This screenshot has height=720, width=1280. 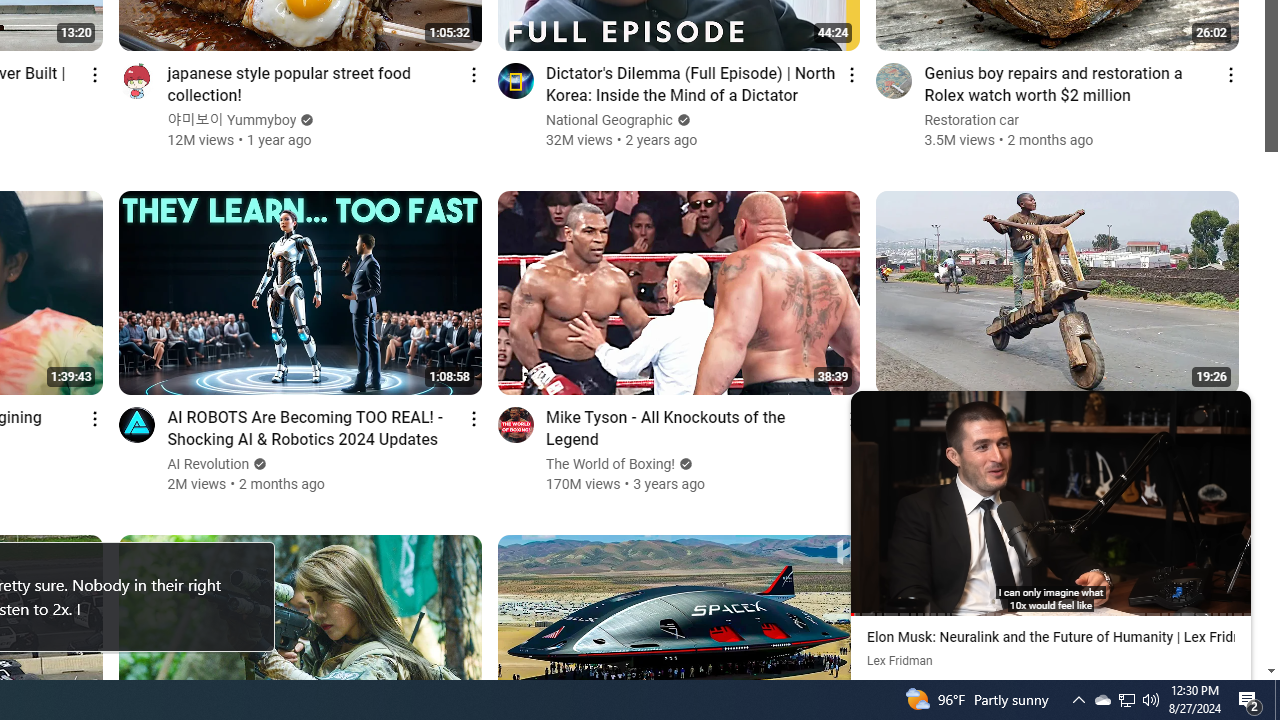 I want to click on 'National Geographic', so click(x=608, y=120).